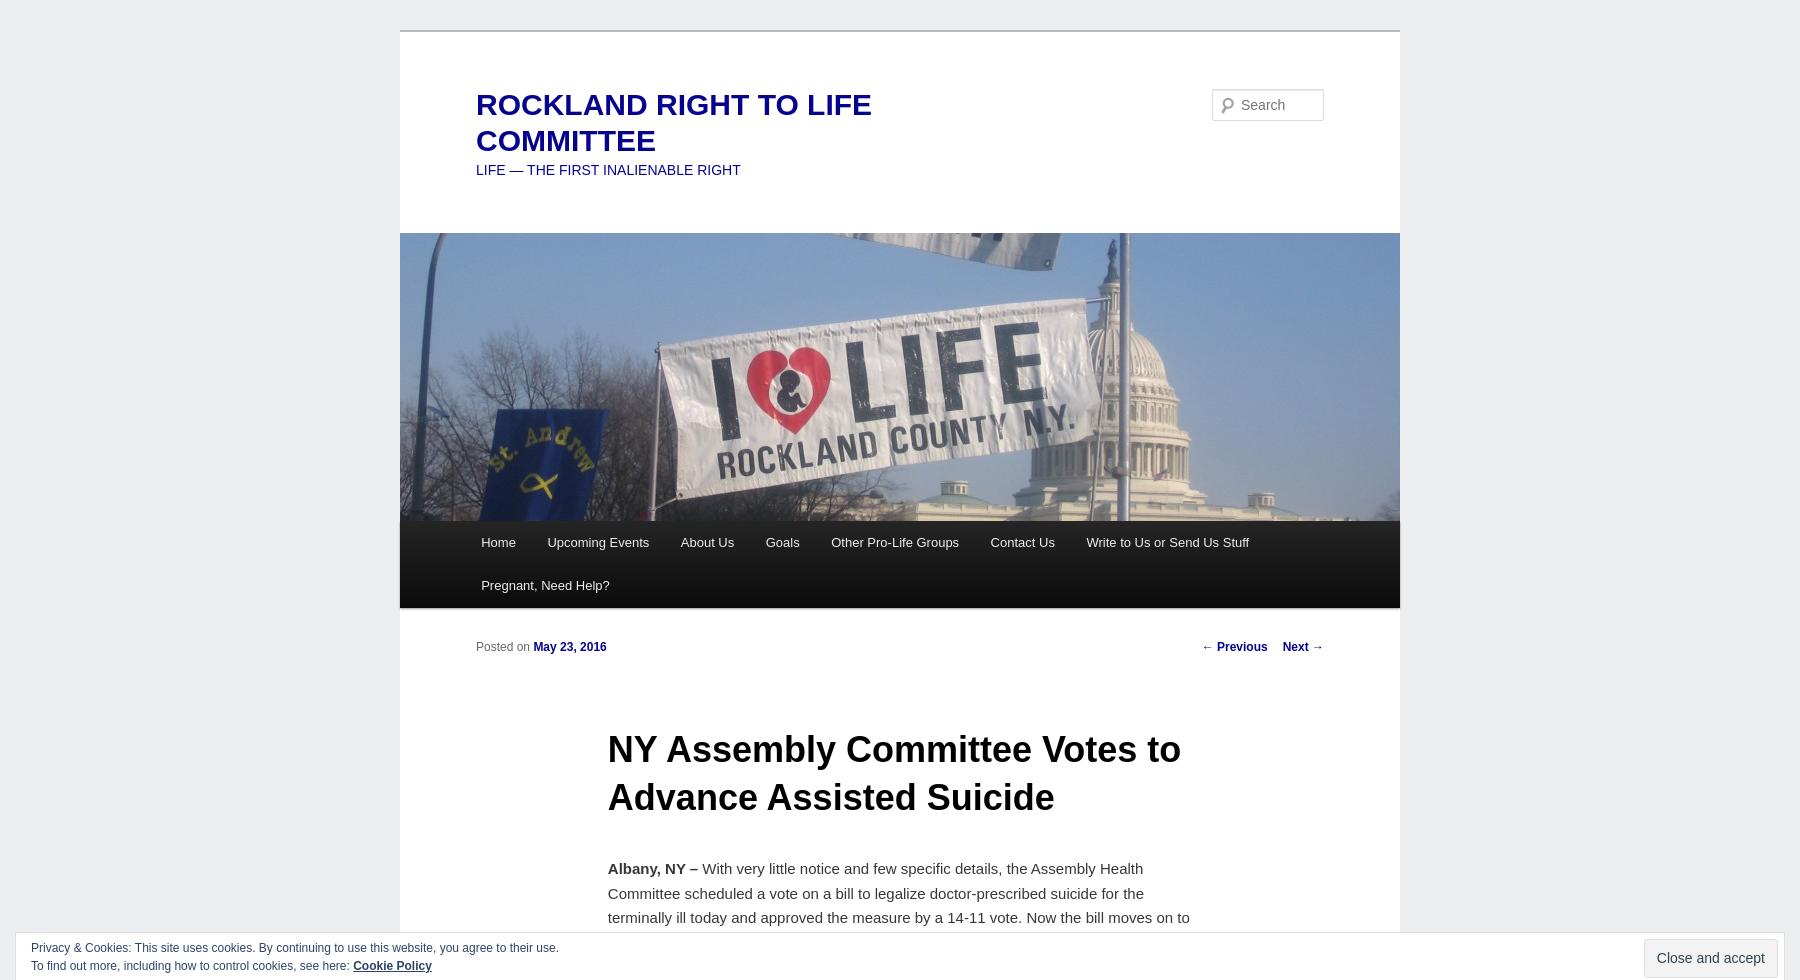  What do you see at coordinates (569, 646) in the screenshot?
I see `'May 23, 2016'` at bounding box center [569, 646].